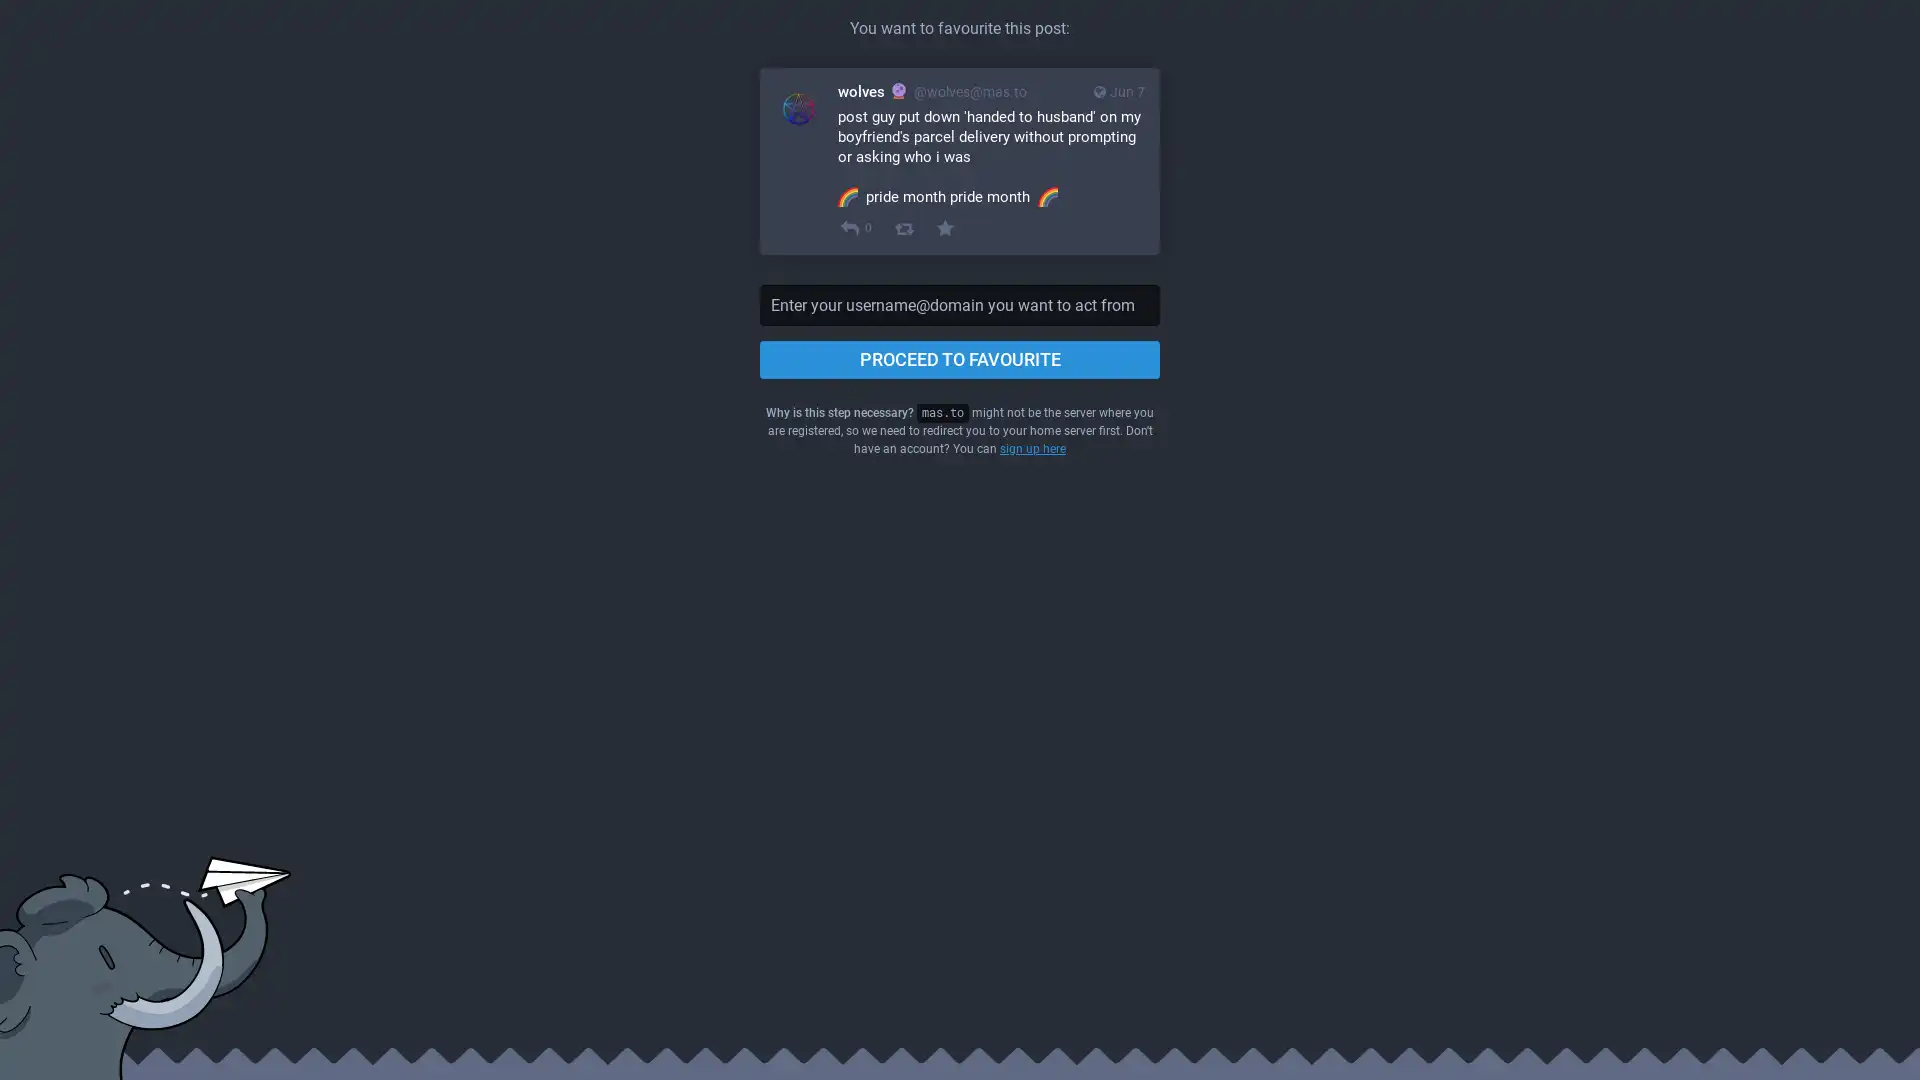 The width and height of the screenshot is (1920, 1080). Describe the element at coordinates (960, 358) in the screenshot. I see `PROCEED TO FAVOURITE` at that location.